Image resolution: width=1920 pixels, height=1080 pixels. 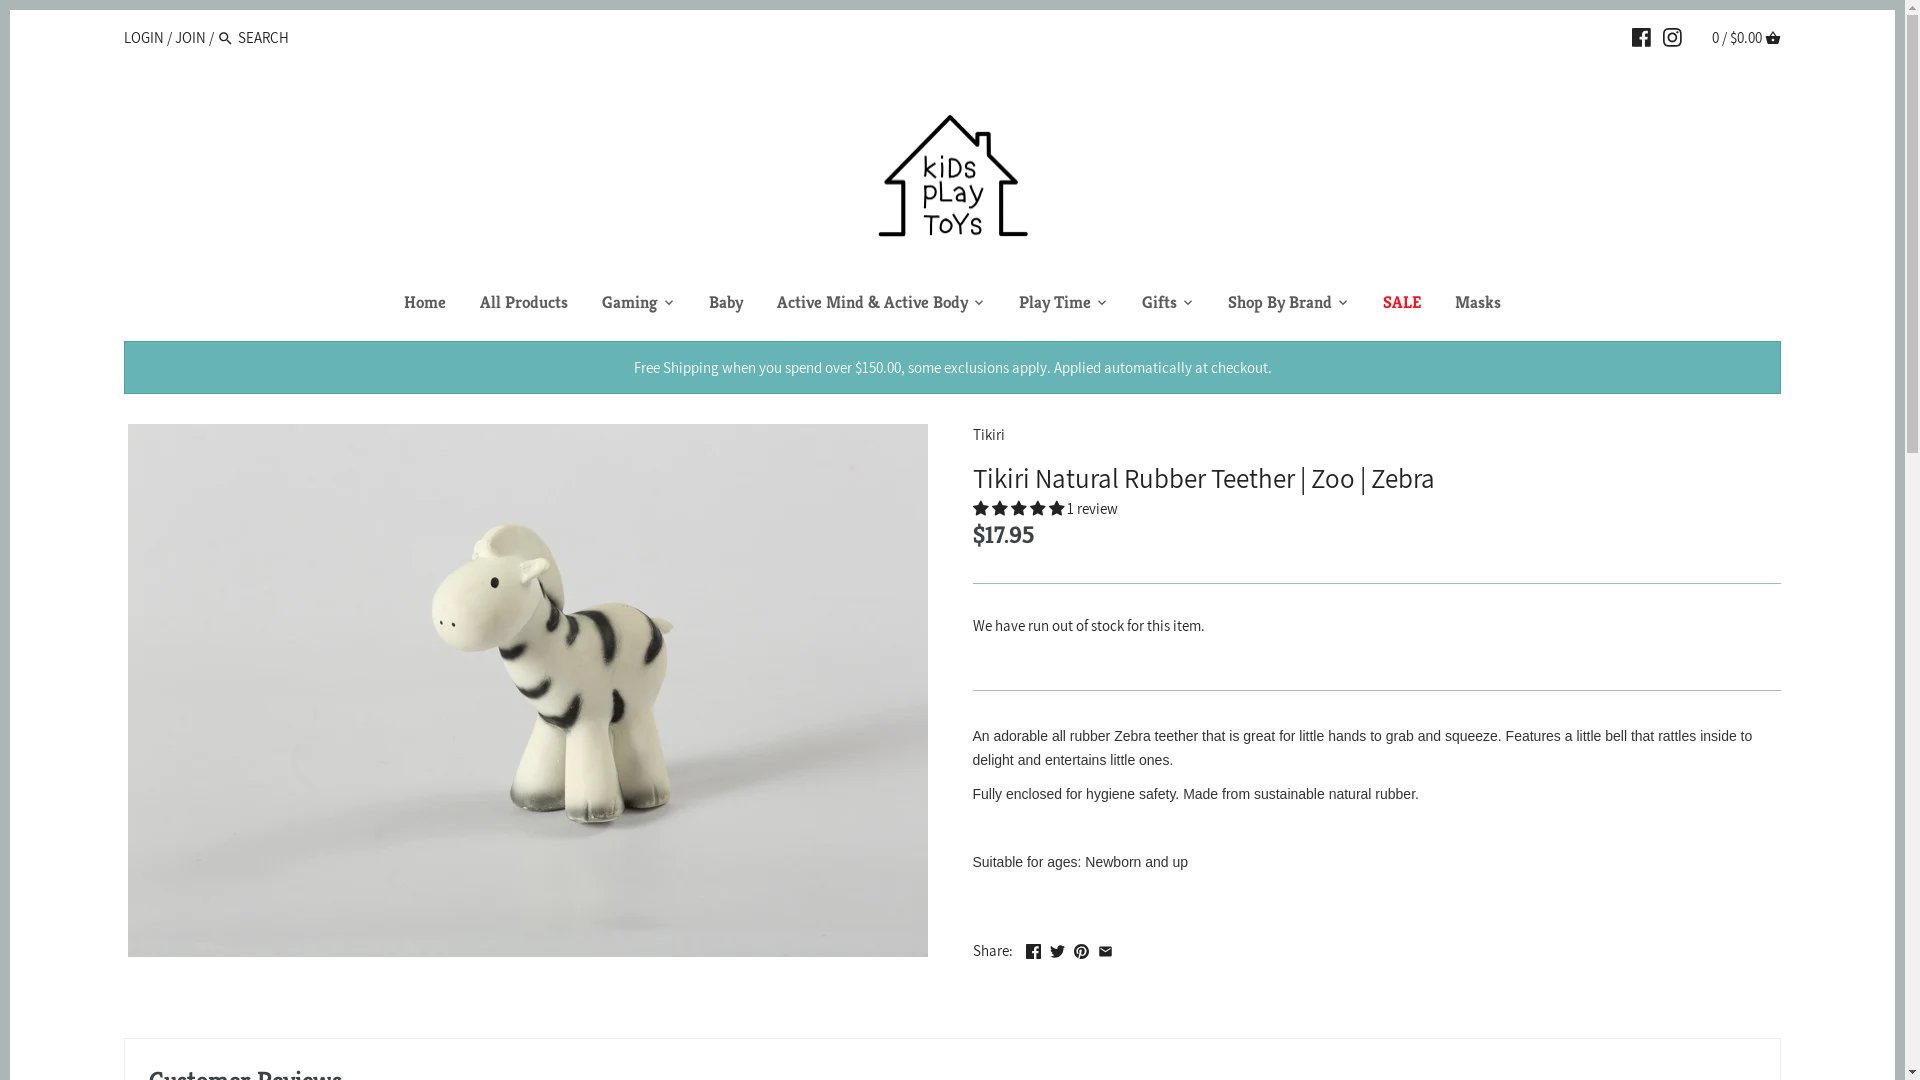 What do you see at coordinates (691, 304) in the screenshot?
I see `'Baby'` at bounding box center [691, 304].